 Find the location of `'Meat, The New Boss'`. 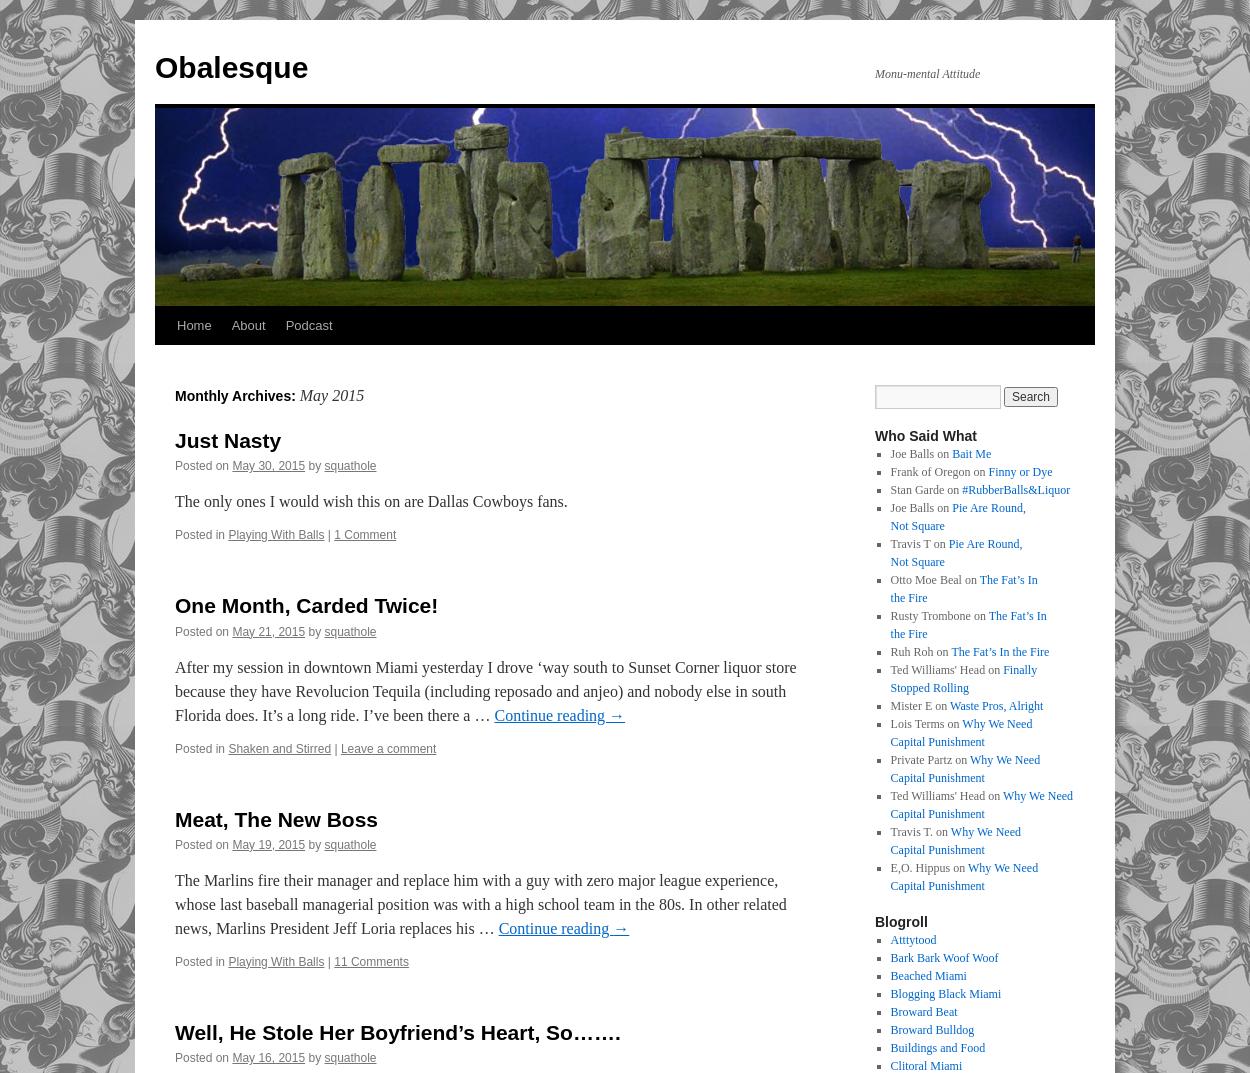

'Meat, The New Boss' is located at coordinates (276, 818).